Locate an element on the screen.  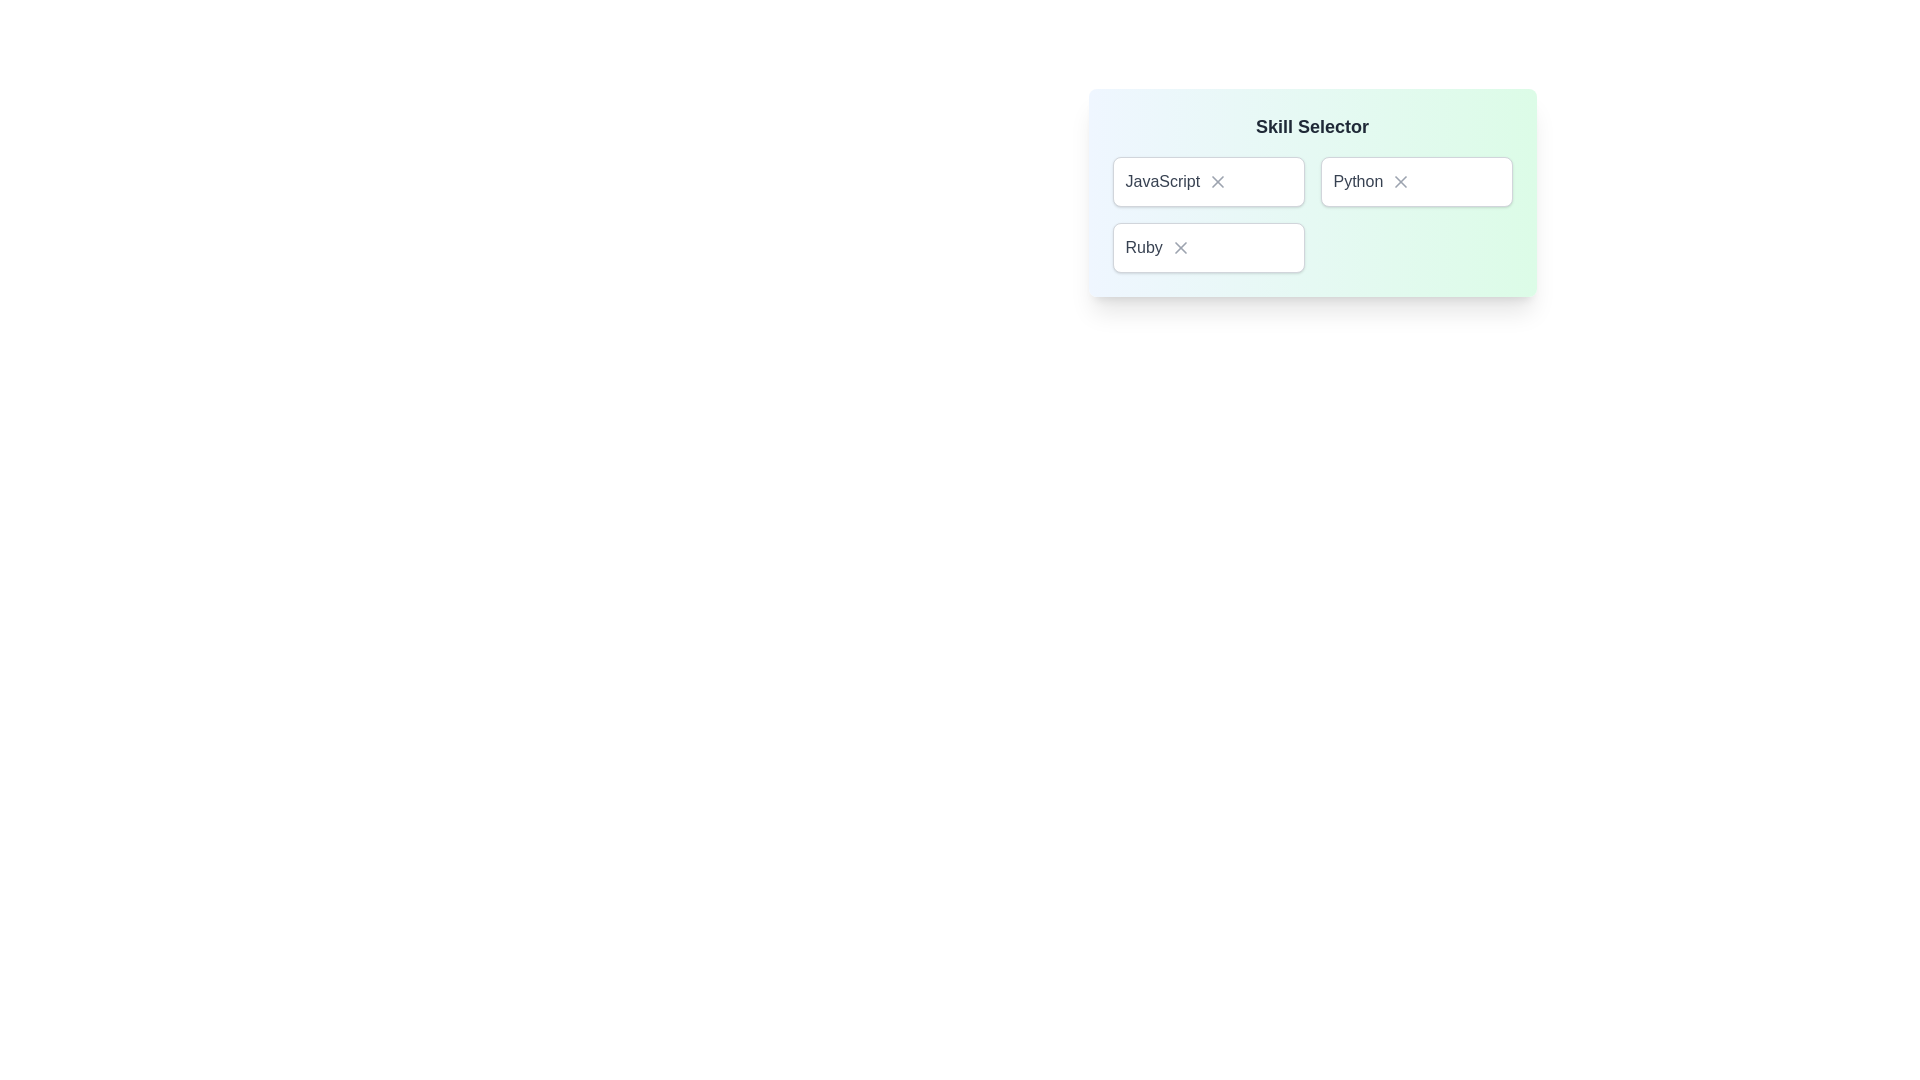
the title text 'Skill Selector' to inspect it is located at coordinates (1312, 127).